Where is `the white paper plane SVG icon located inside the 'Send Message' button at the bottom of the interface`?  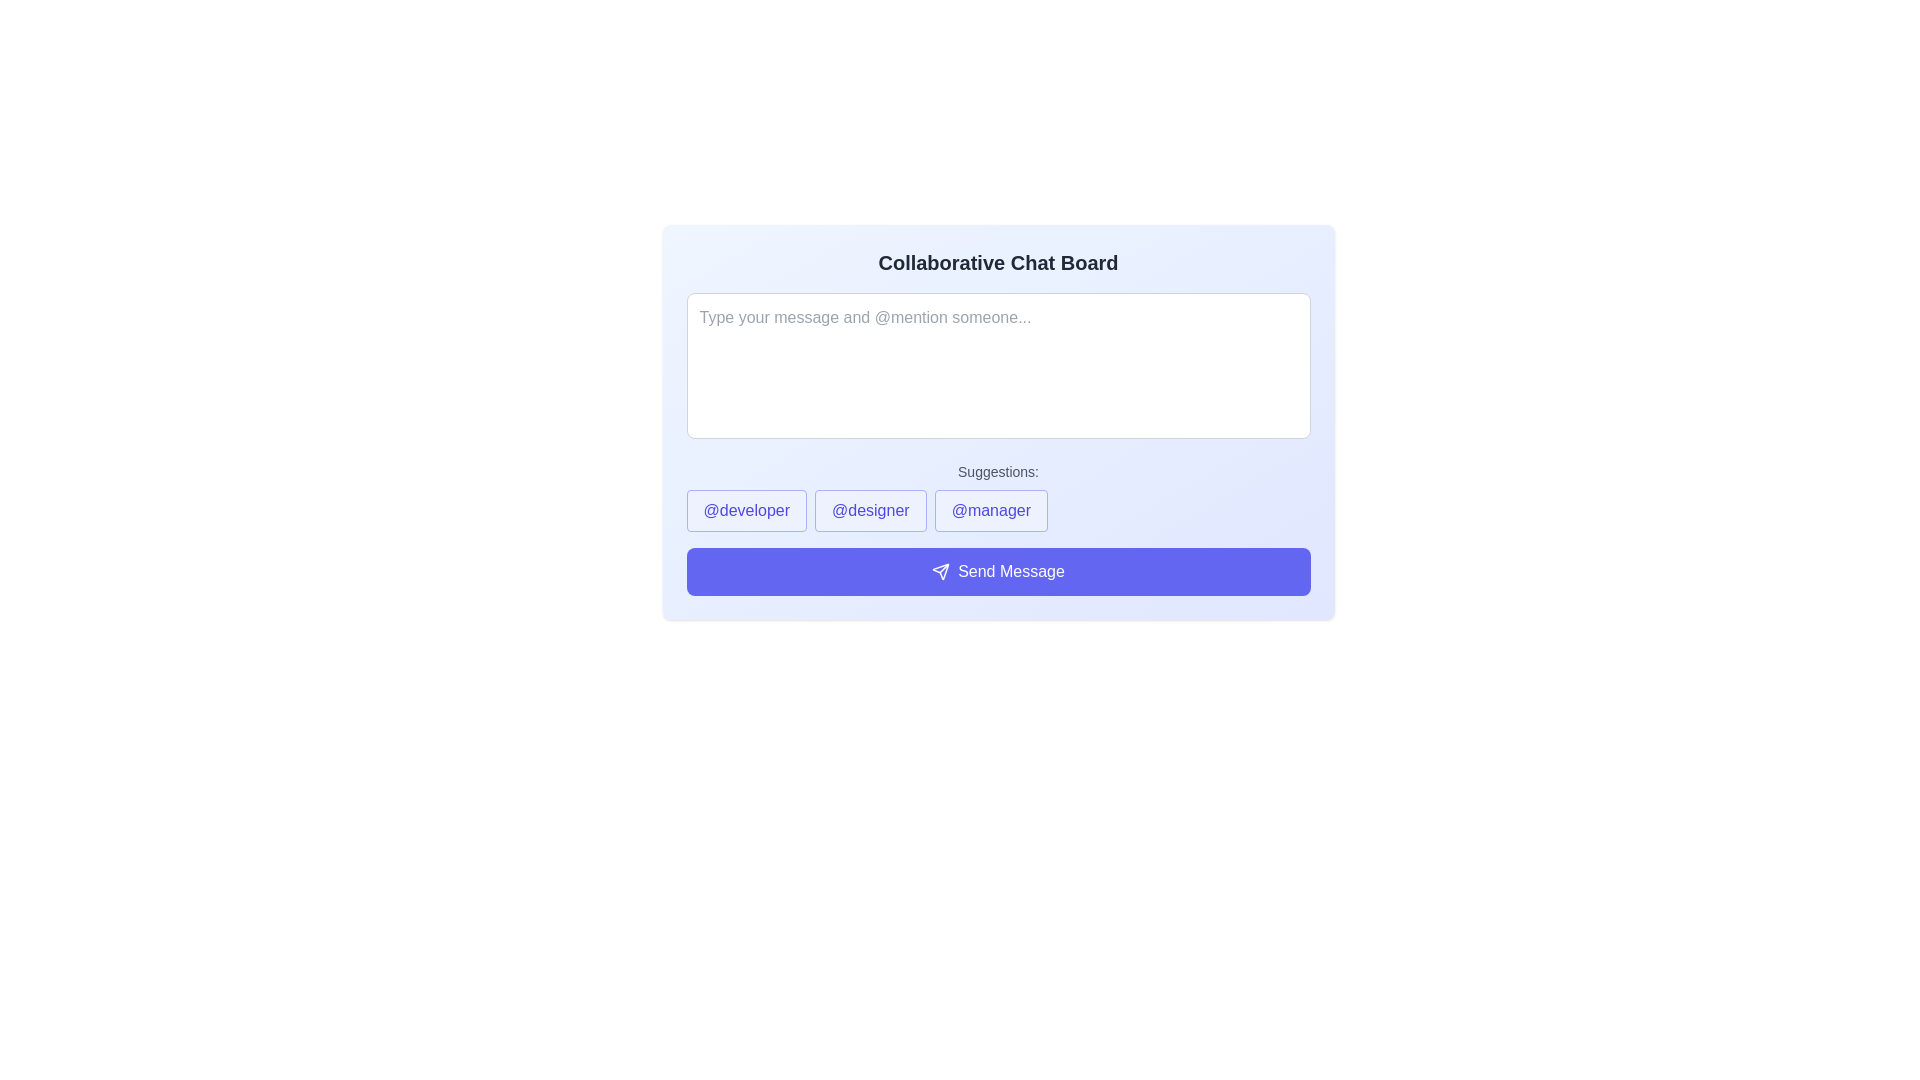 the white paper plane SVG icon located inside the 'Send Message' button at the bottom of the interface is located at coordinates (940, 571).